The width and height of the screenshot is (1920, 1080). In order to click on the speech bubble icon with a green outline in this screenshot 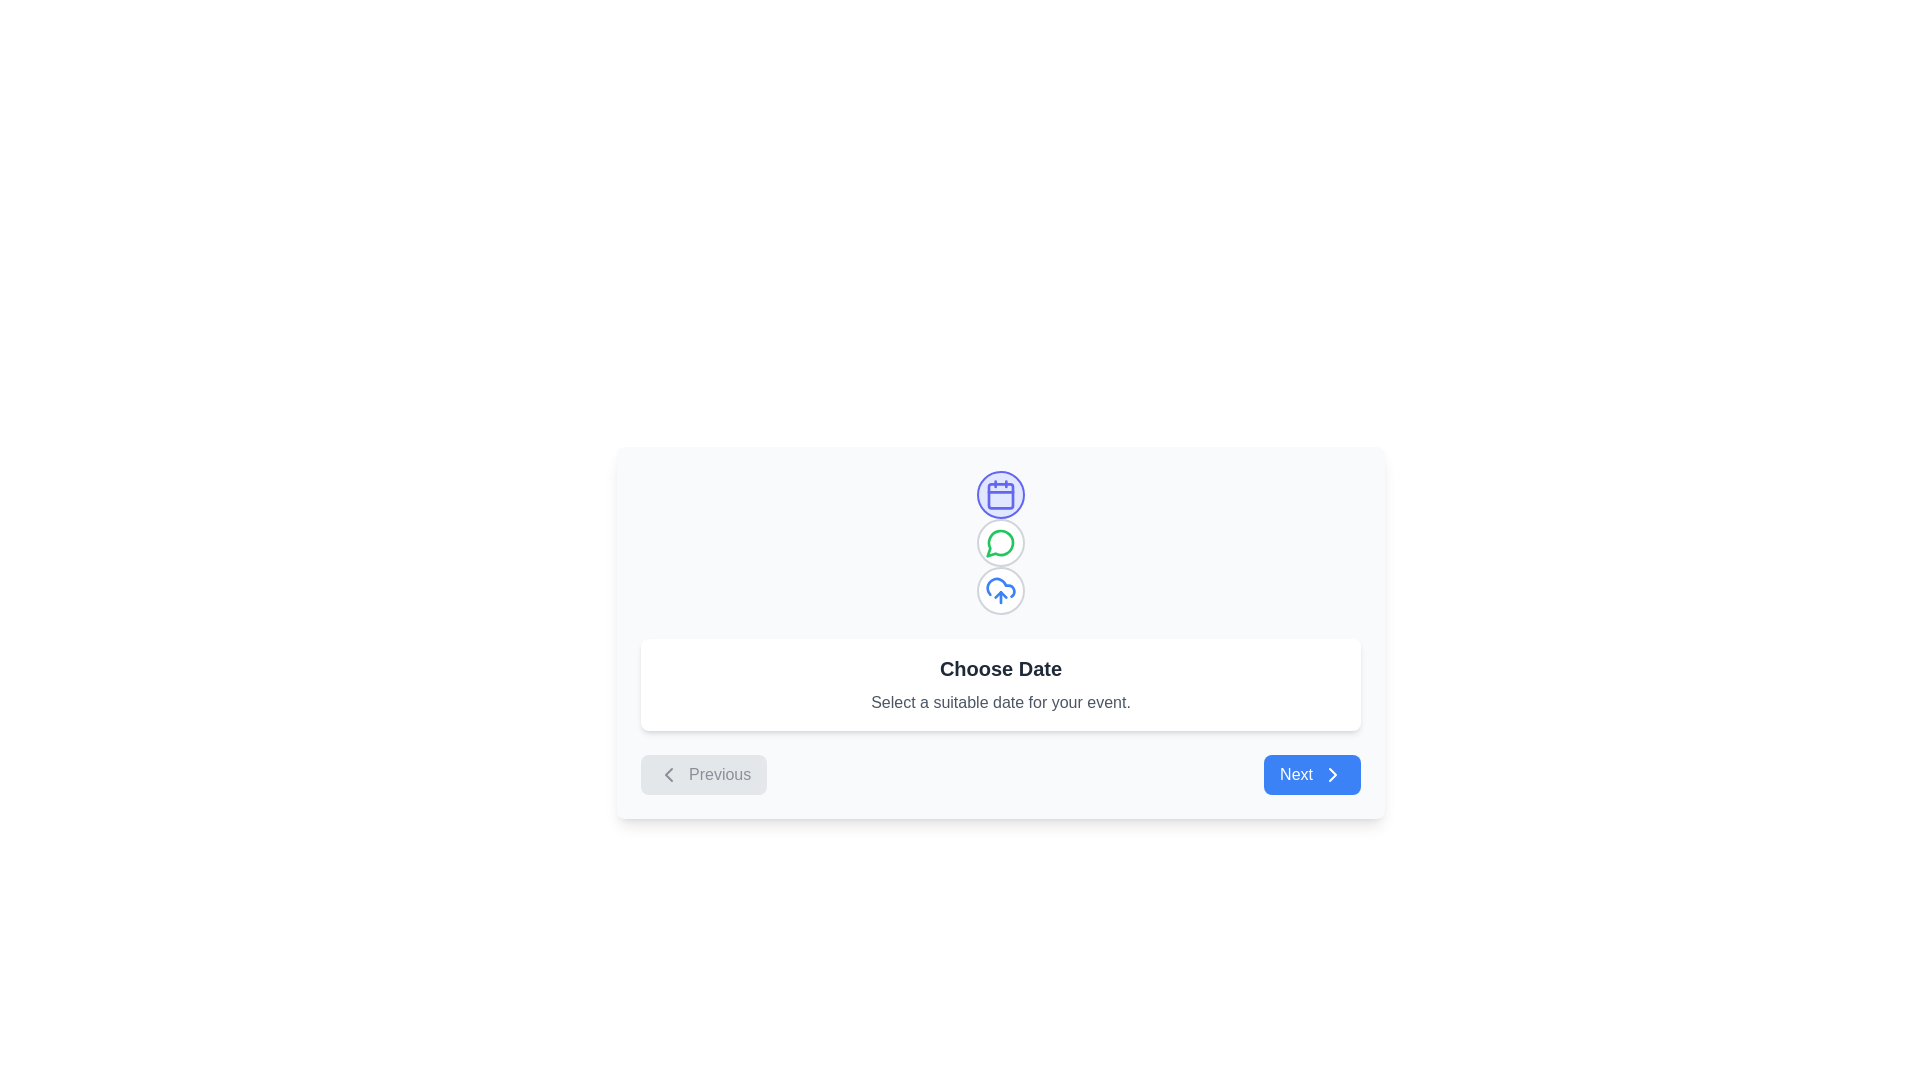, I will do `click(1001, 543)`.